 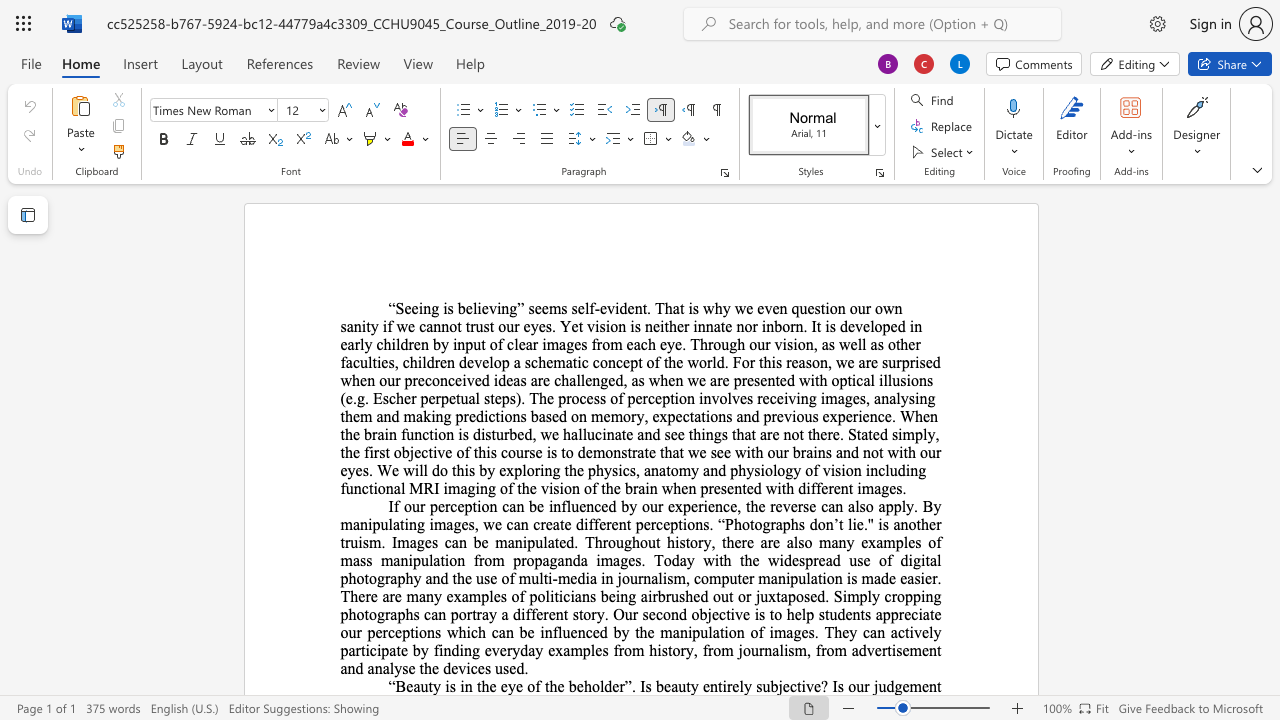 What do you see at coordinates (589, 505) in the screenshot?
I see `the 4th character "n" in the text` at bounding box center [589, 505].